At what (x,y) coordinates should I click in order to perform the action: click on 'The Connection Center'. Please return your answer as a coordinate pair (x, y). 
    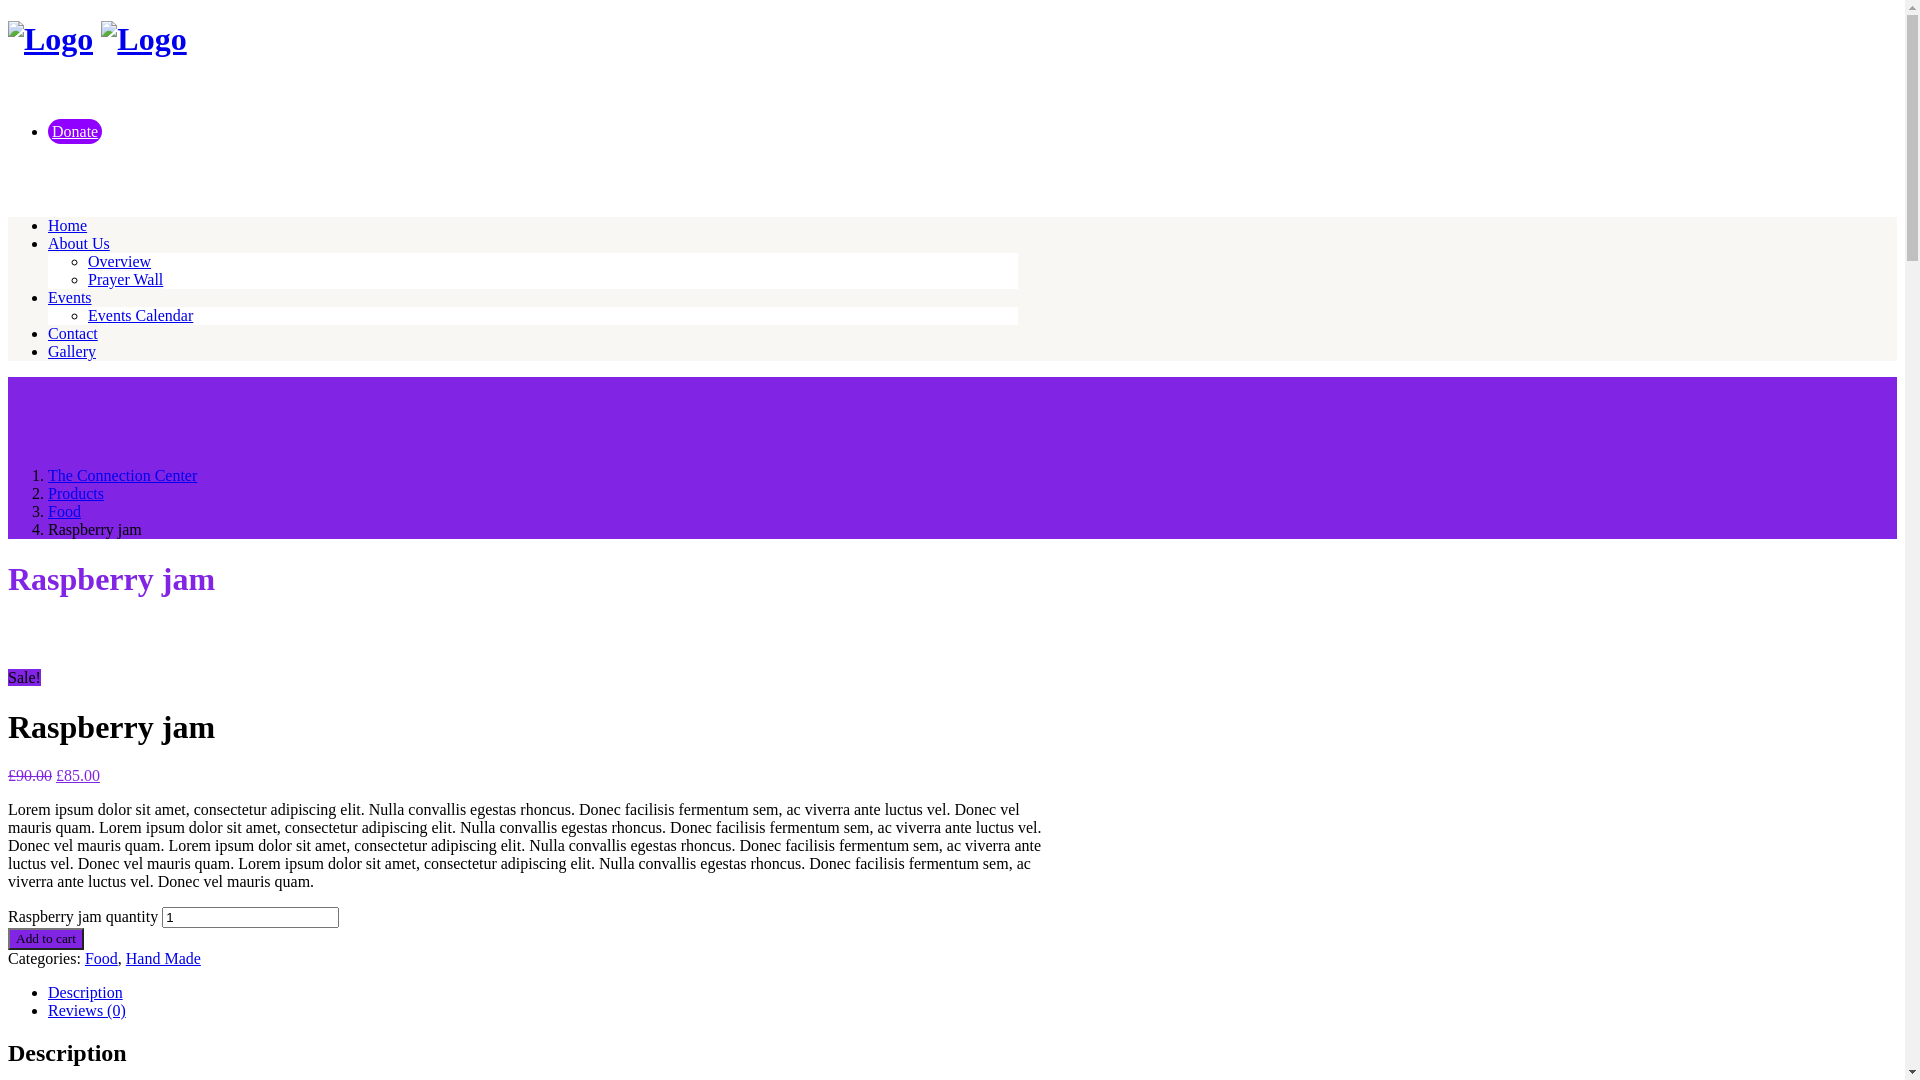
    Looking at the image, I should click on (121, 475).